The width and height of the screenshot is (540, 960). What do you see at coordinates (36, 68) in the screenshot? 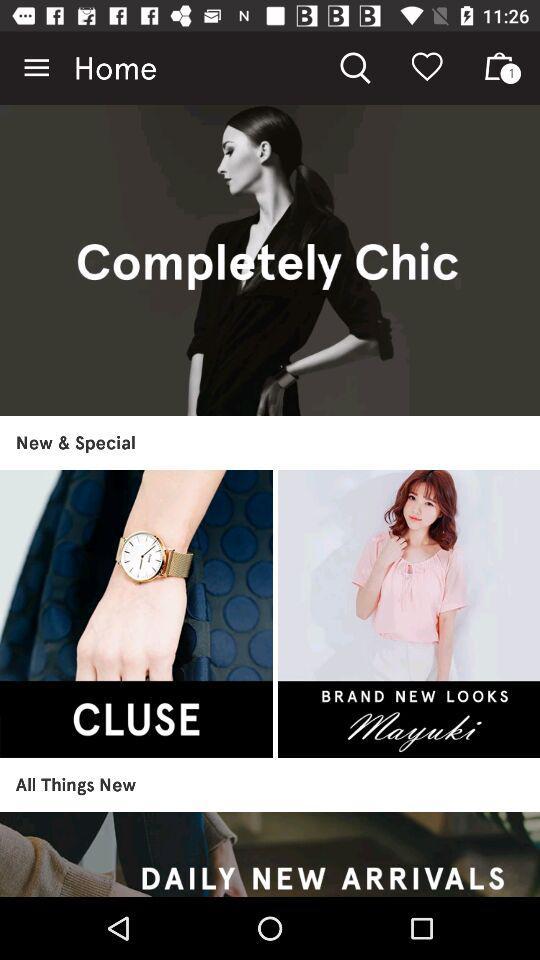
I see `the item at the top left corner` at bounding box center [36, 68].